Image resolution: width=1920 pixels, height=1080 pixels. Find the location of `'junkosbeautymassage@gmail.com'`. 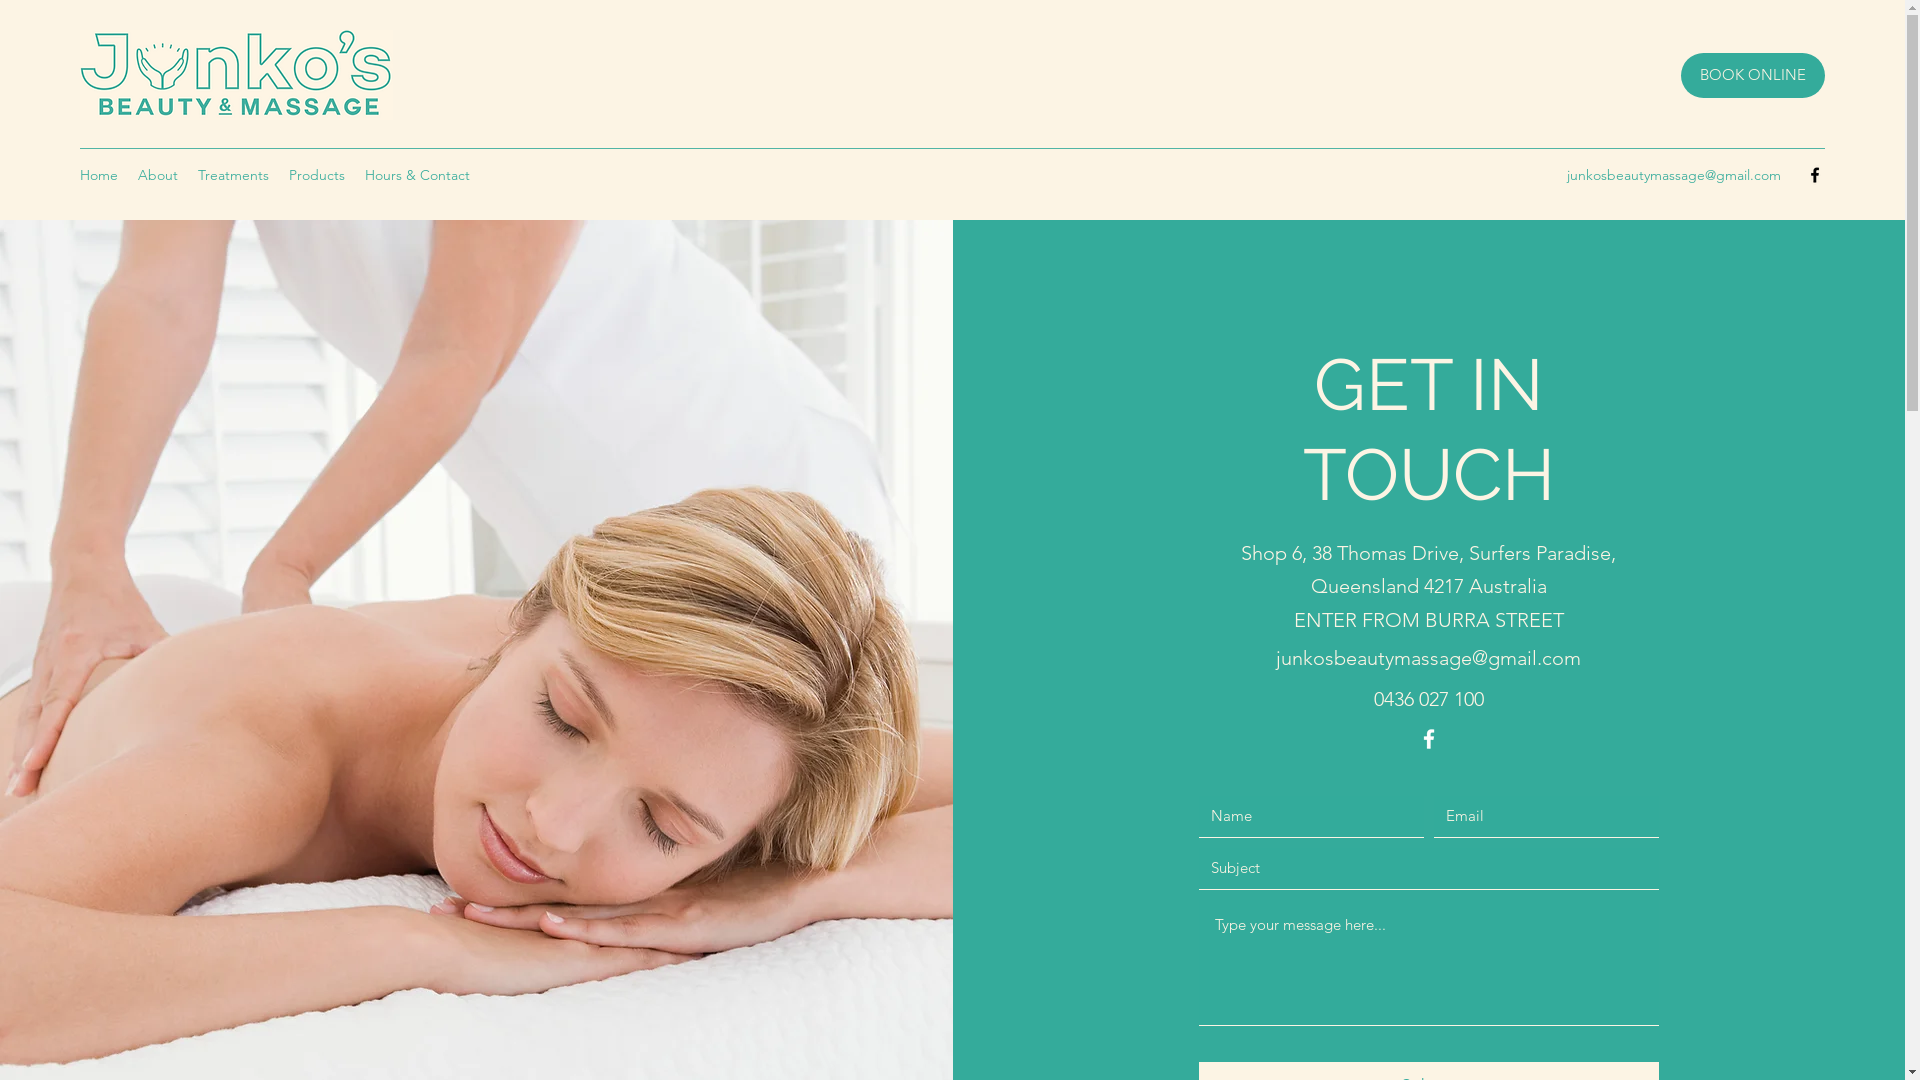

'junkosbeautymassage@gmail.com' is located at coordinates (1275, 658).